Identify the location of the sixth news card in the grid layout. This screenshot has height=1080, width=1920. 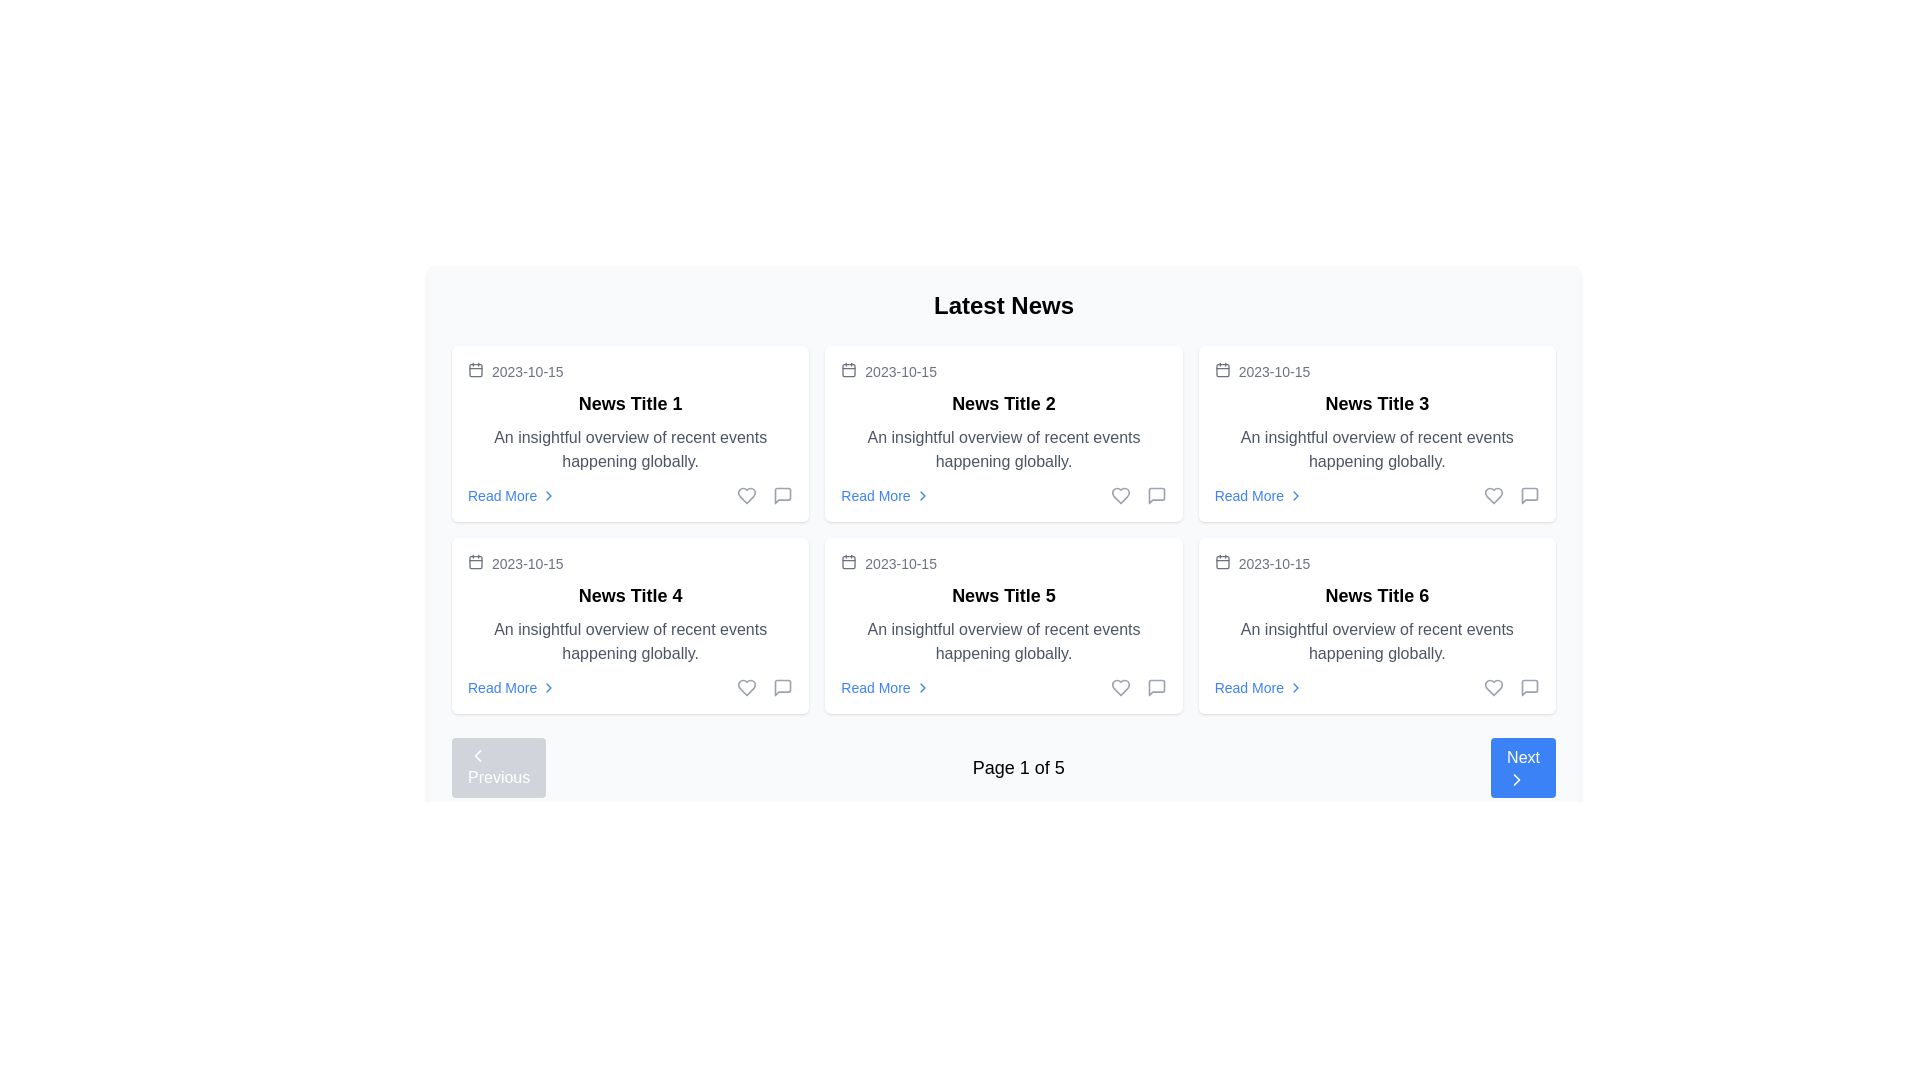
(1376, 624).